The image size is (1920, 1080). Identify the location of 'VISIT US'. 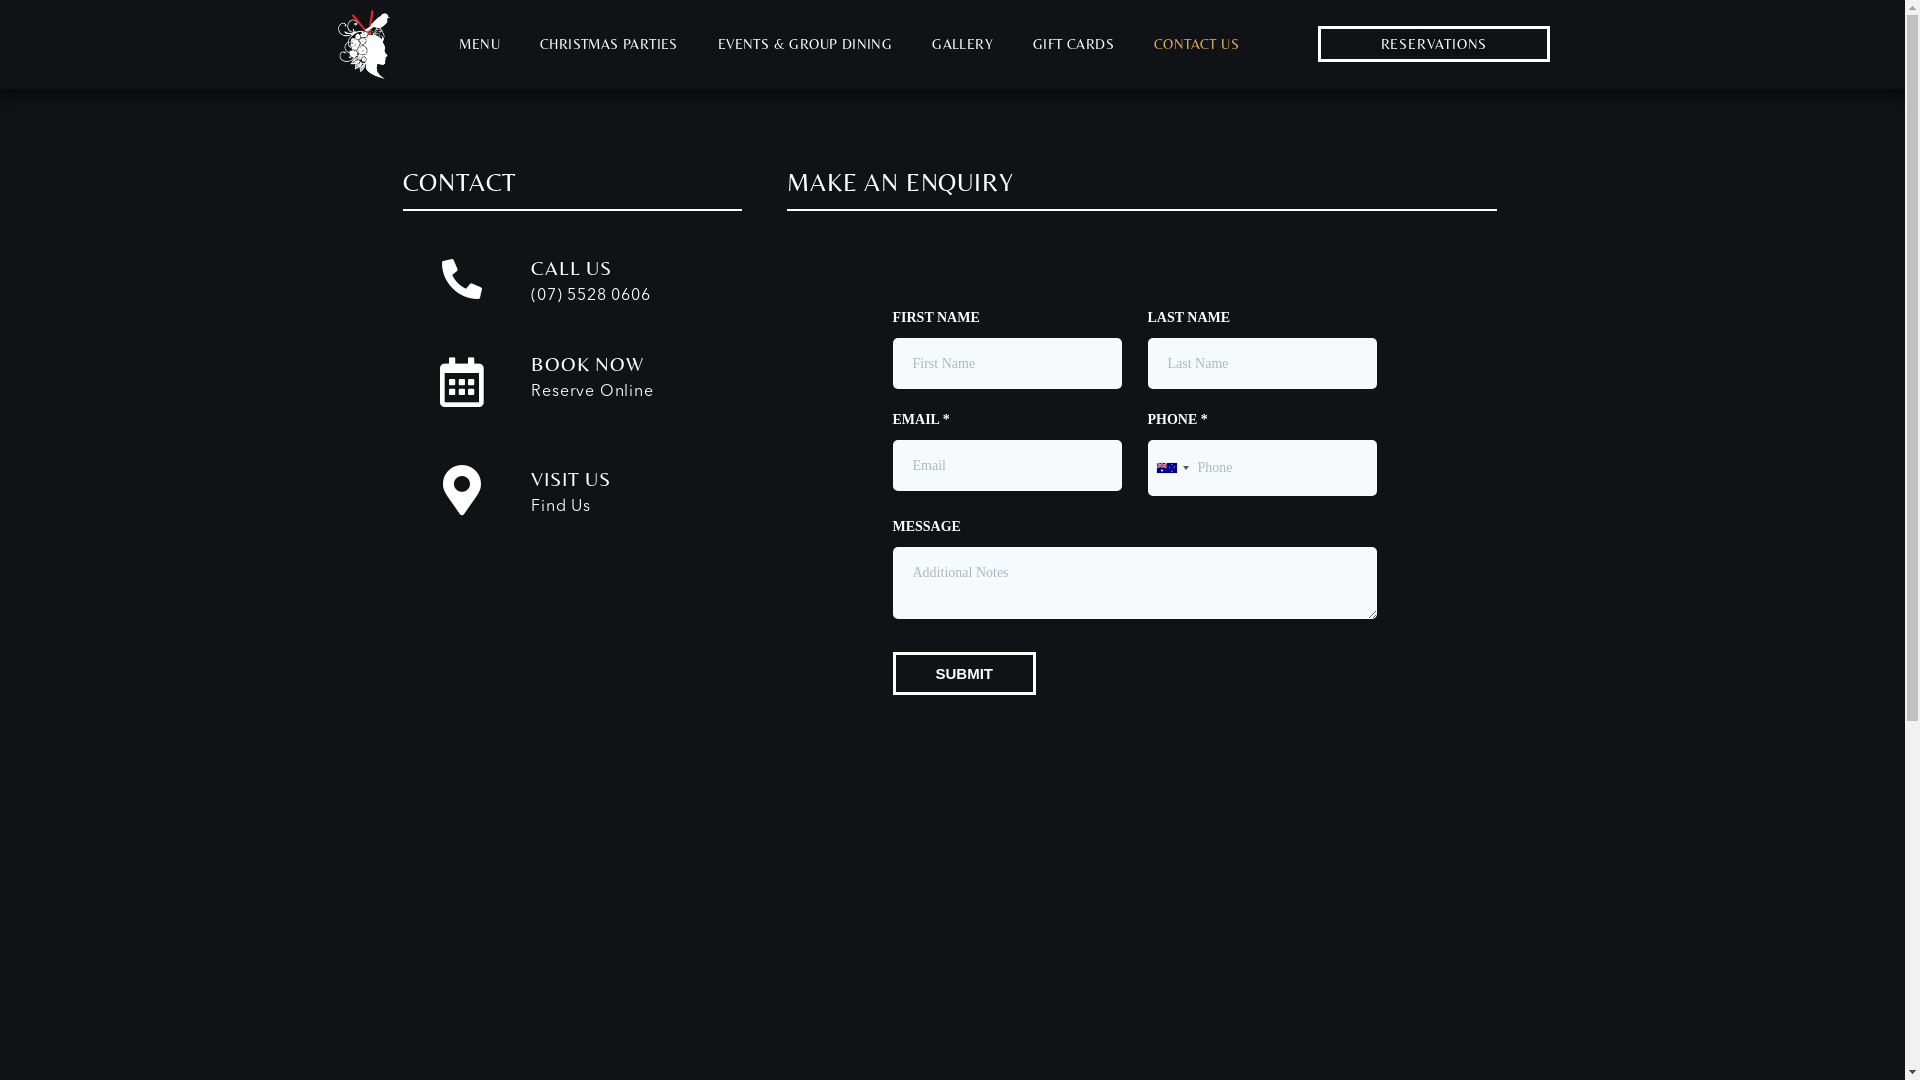
(569, 478).